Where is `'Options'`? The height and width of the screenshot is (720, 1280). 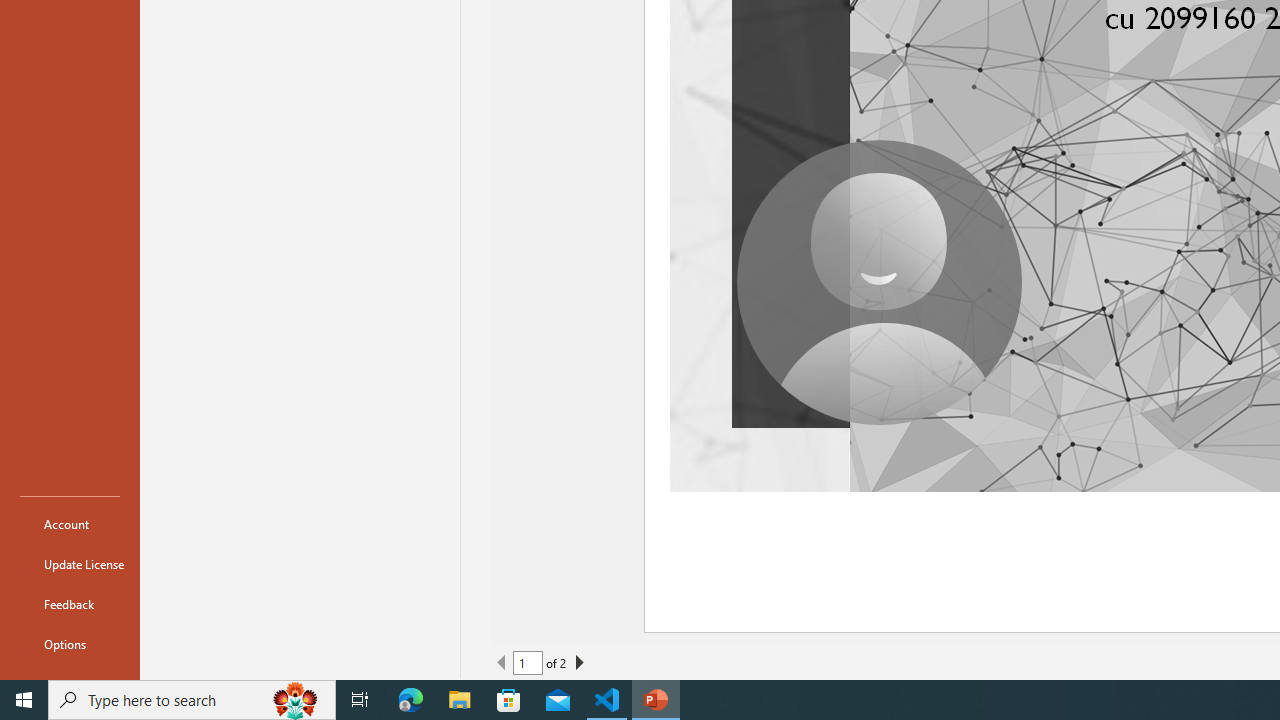 'Options' is located at coordinates (69, 644).